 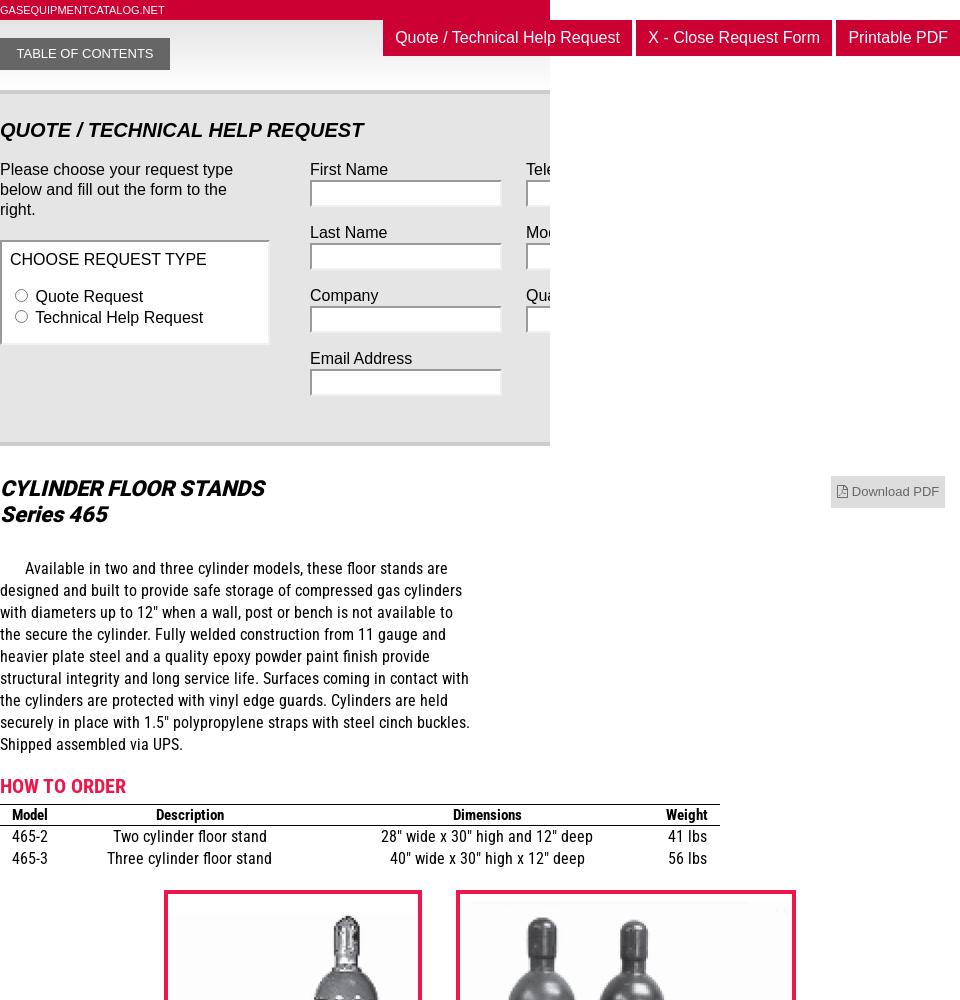 I want to click on '41 lbs', so click(x=686, y=835).